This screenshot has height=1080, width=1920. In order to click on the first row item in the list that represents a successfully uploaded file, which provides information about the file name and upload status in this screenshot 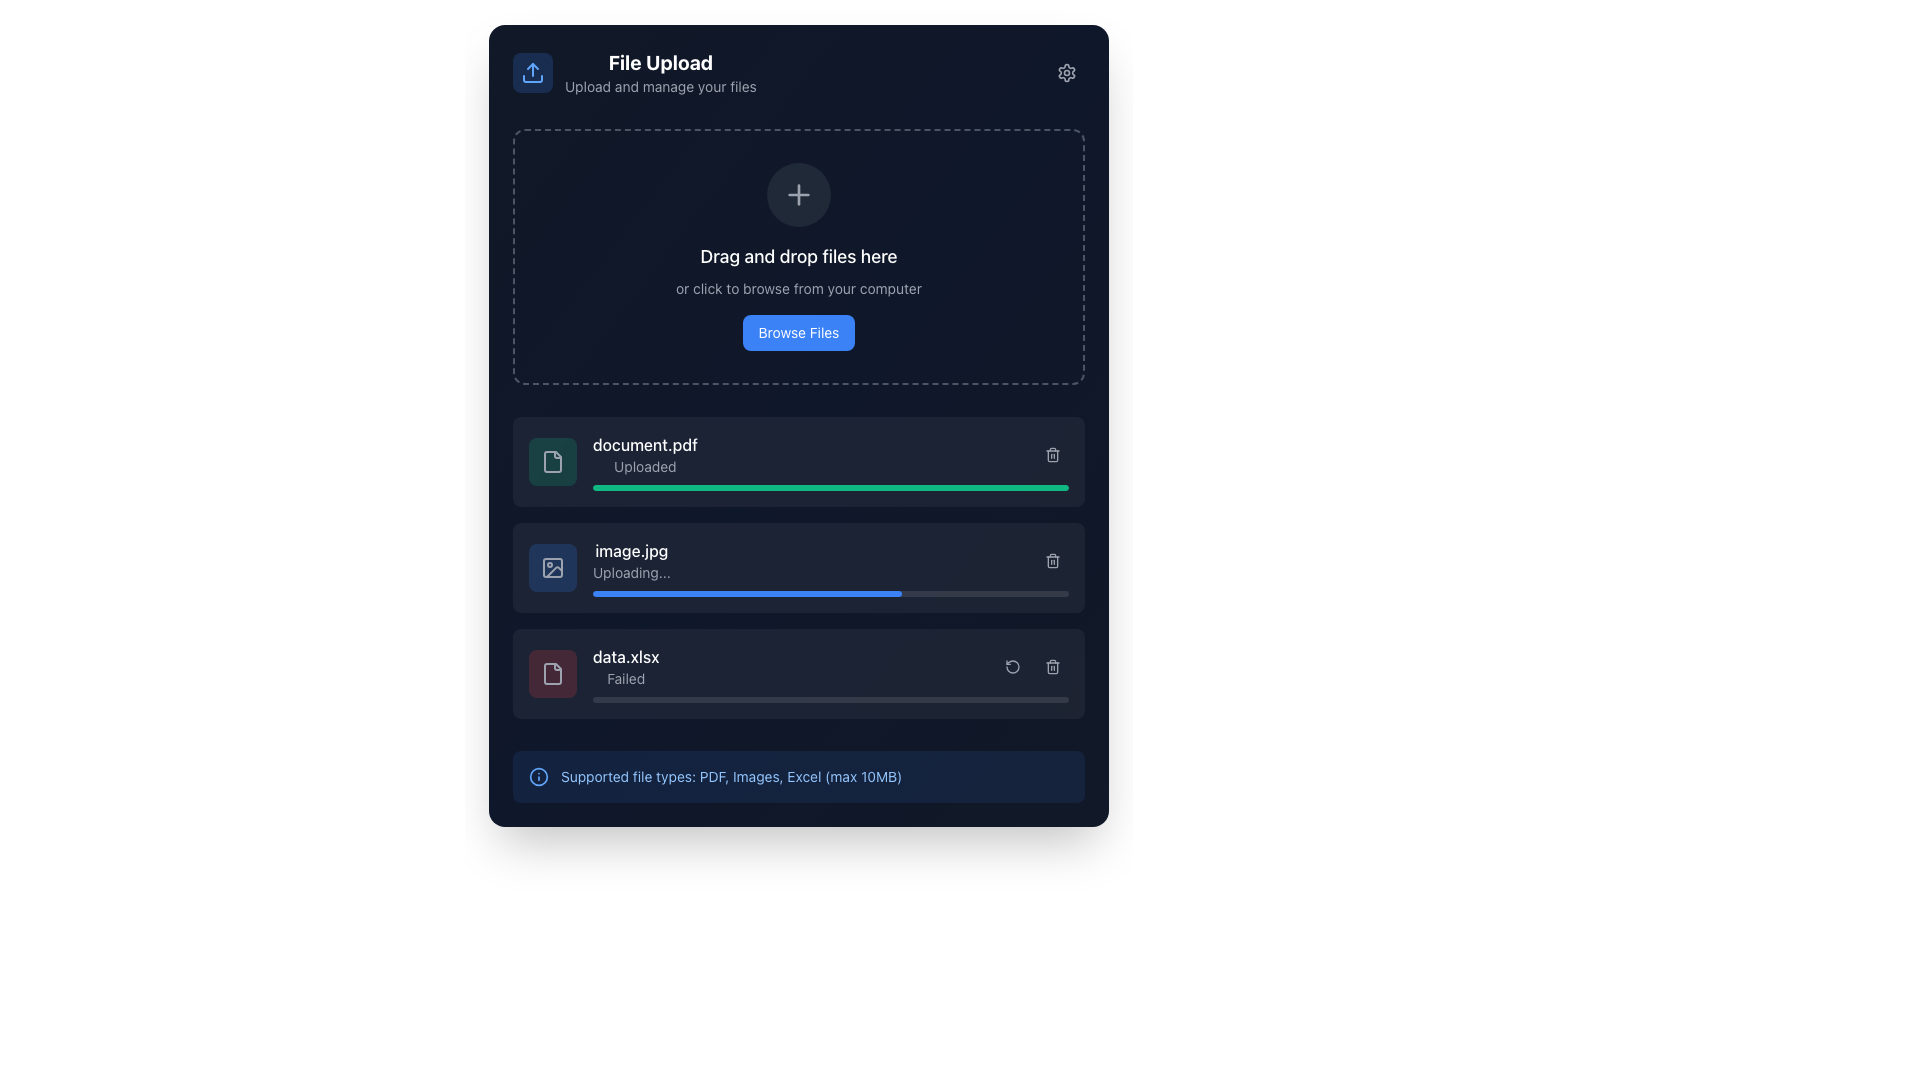, I will do `click(797, 462)`.